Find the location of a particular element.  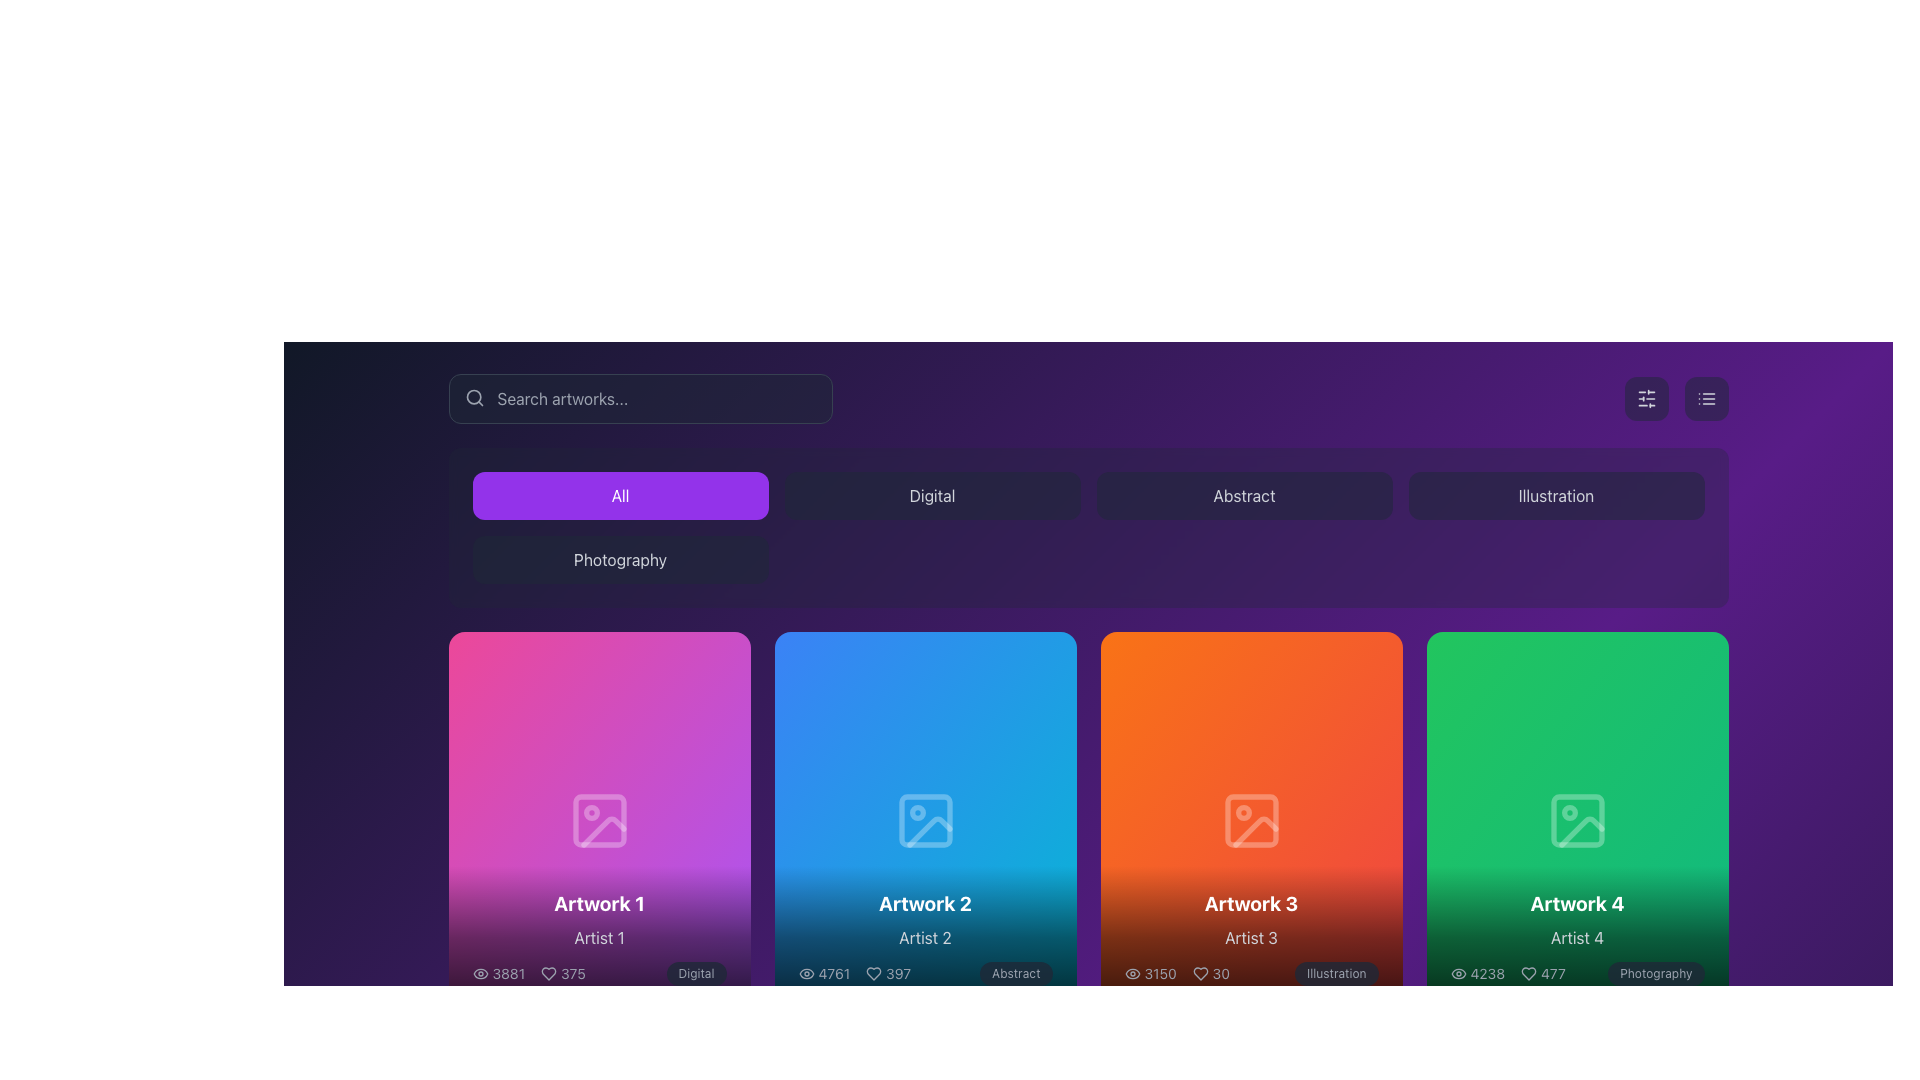

the small rectangle icon with rounded corners that serves as a background component in the 'Artwork 1' card located in the first column of the grid layout is located at coordinates (598, 820).